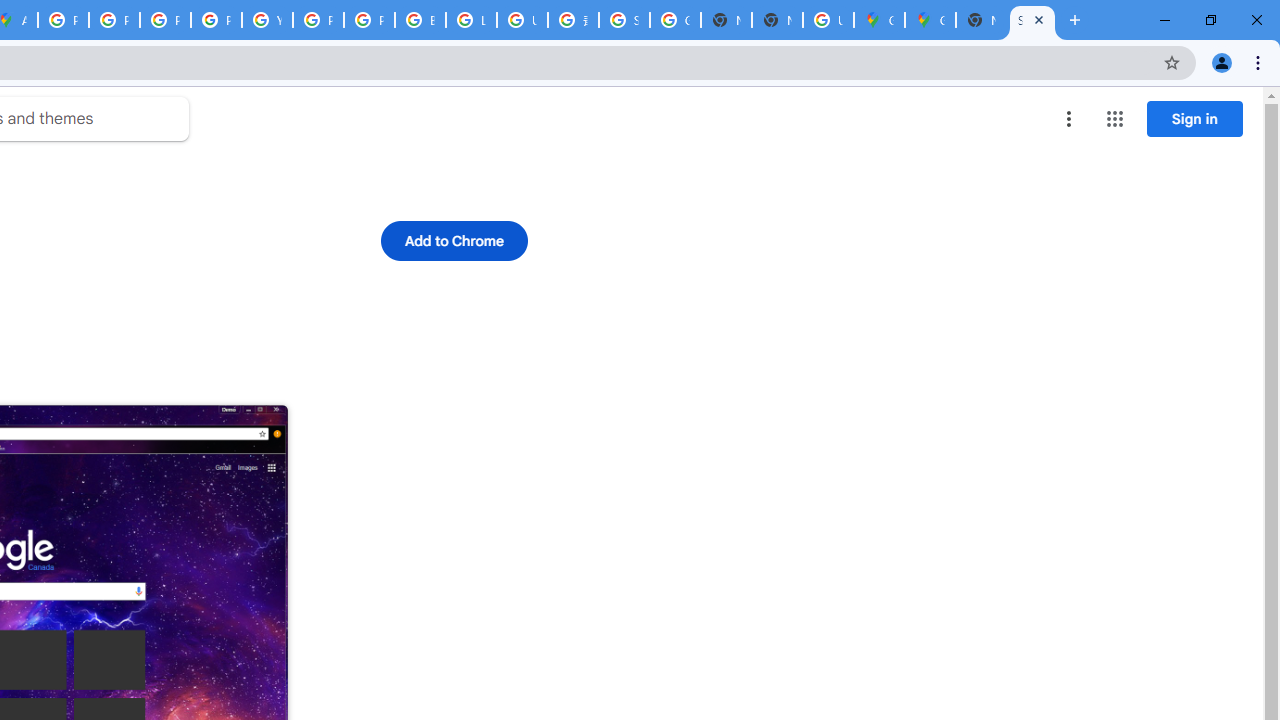 This screenshot has height=720, width=1280. What do you see at coordinates (879, 20) in the screenshot?
I see `'Google Maps'` at bounding box center [879, 20].